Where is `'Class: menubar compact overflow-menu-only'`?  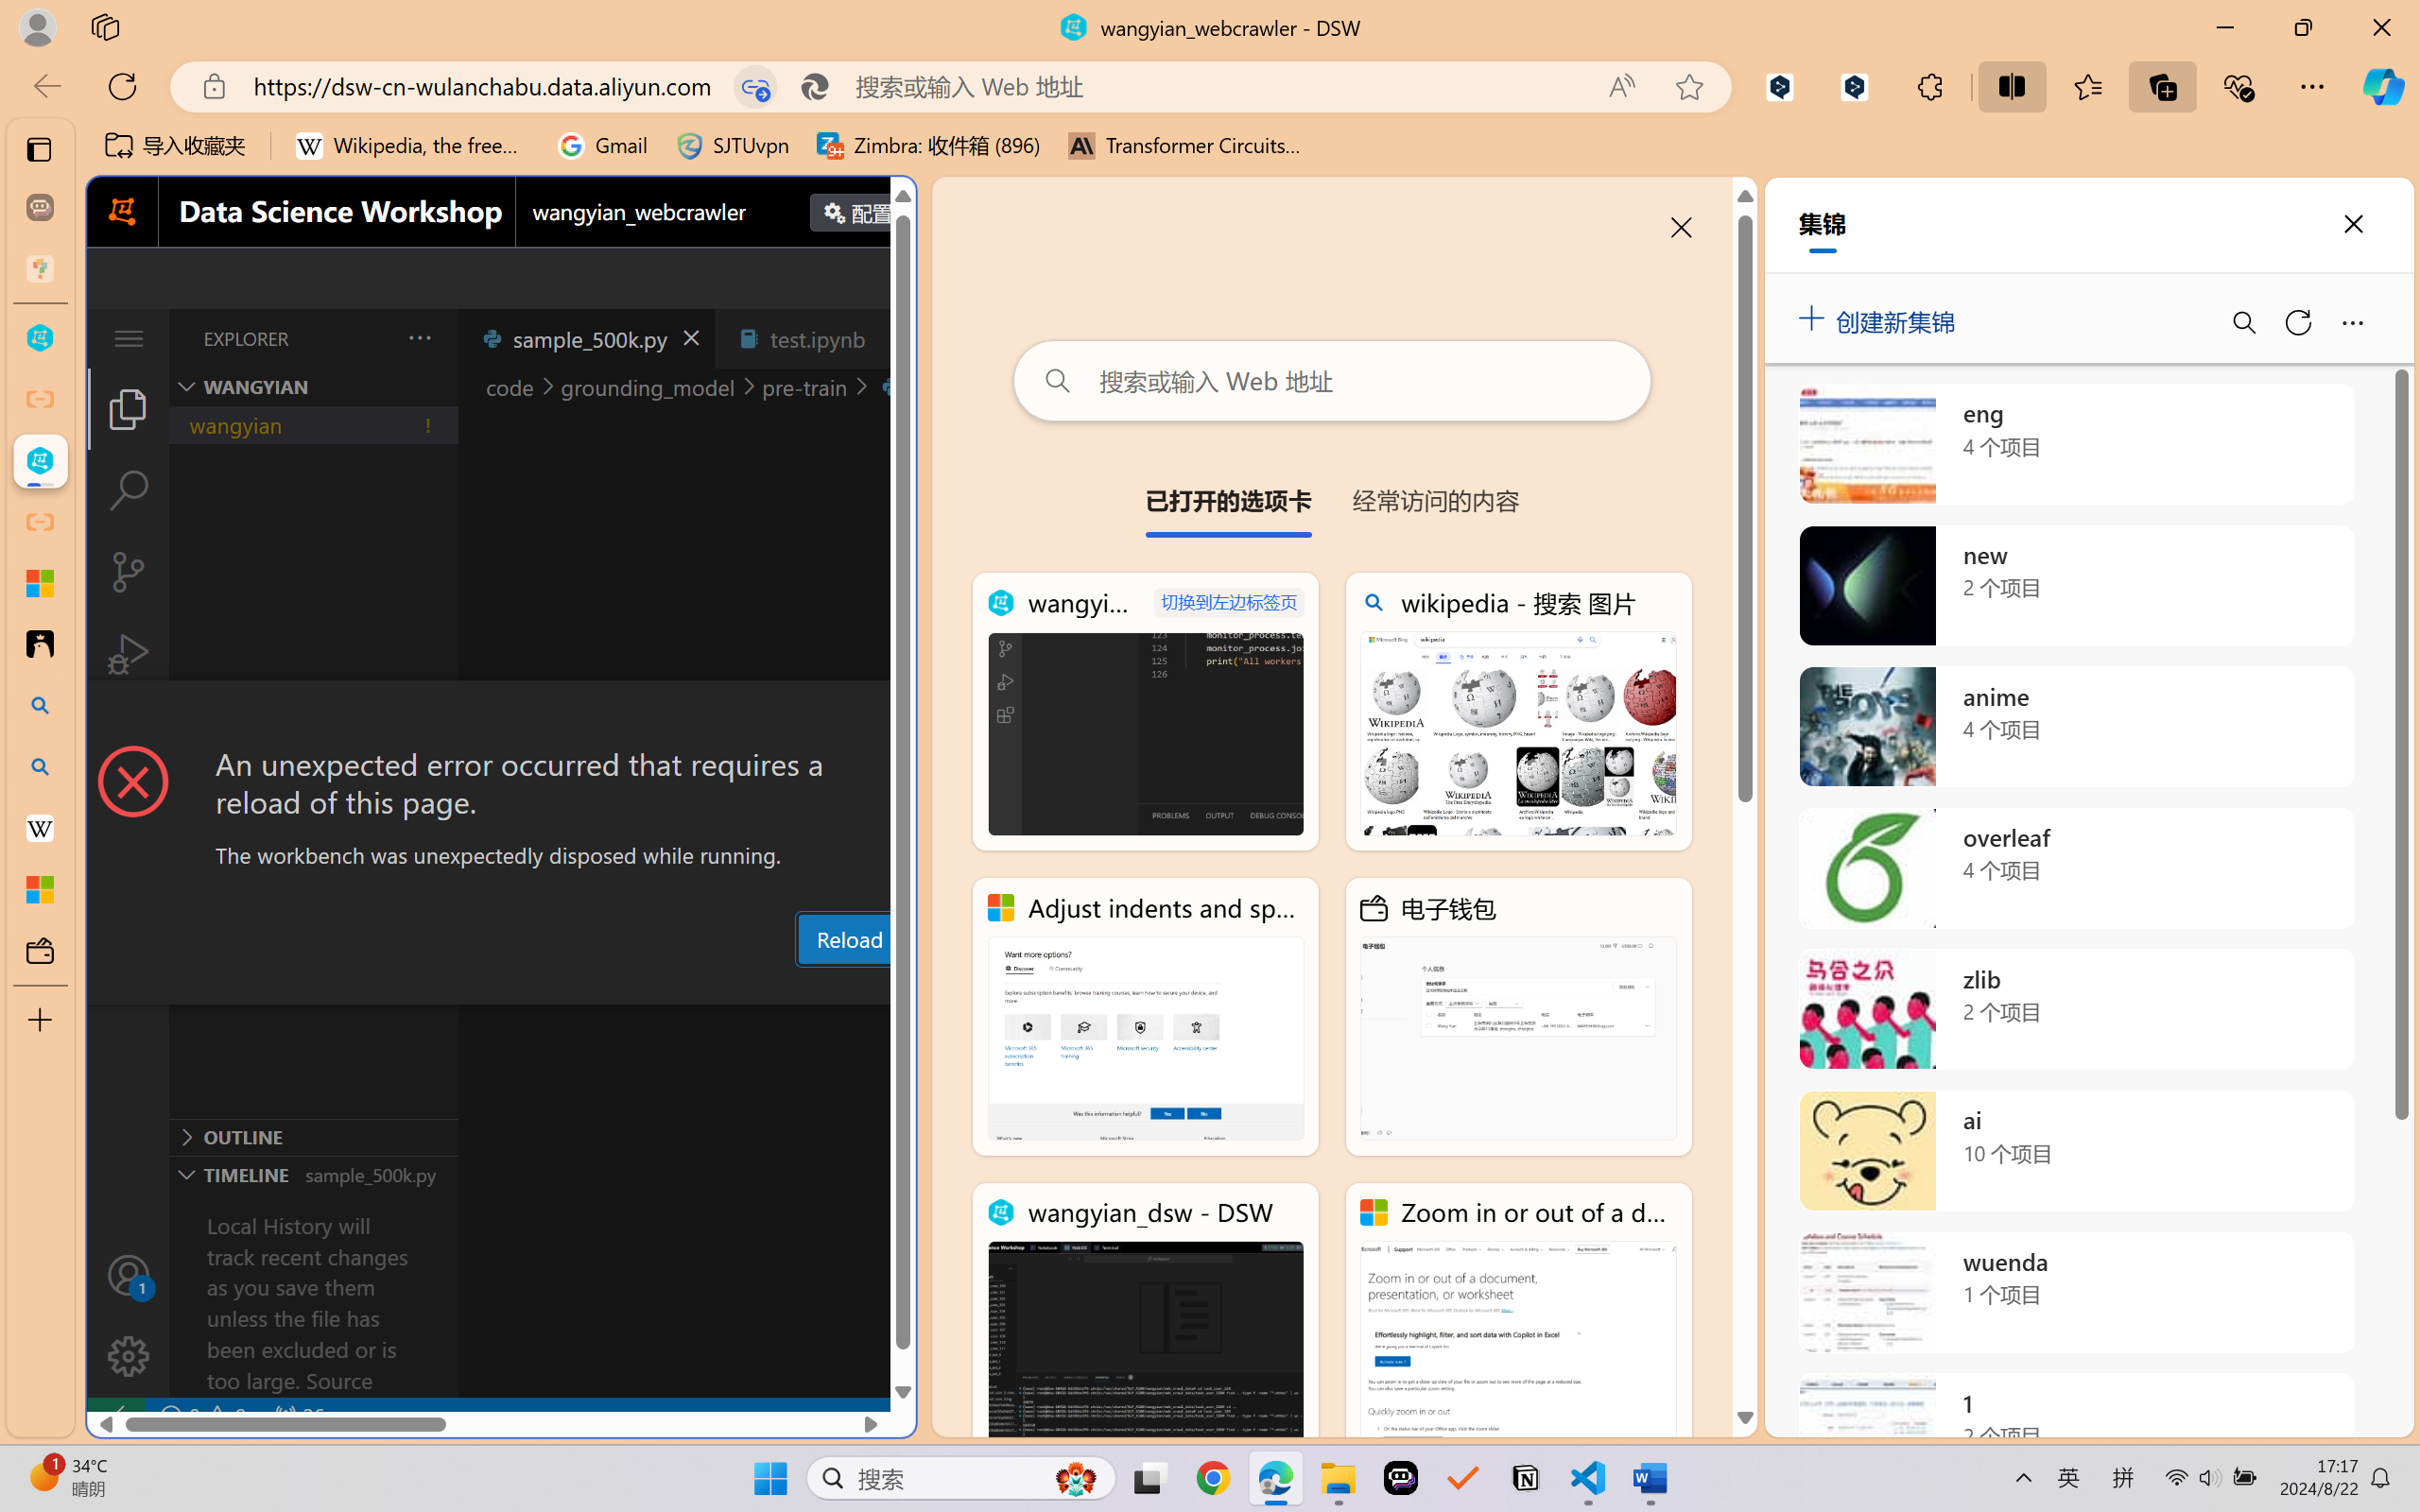
'Class: menubar compact overflow-menu-only' is located at coordinates (127, 337).